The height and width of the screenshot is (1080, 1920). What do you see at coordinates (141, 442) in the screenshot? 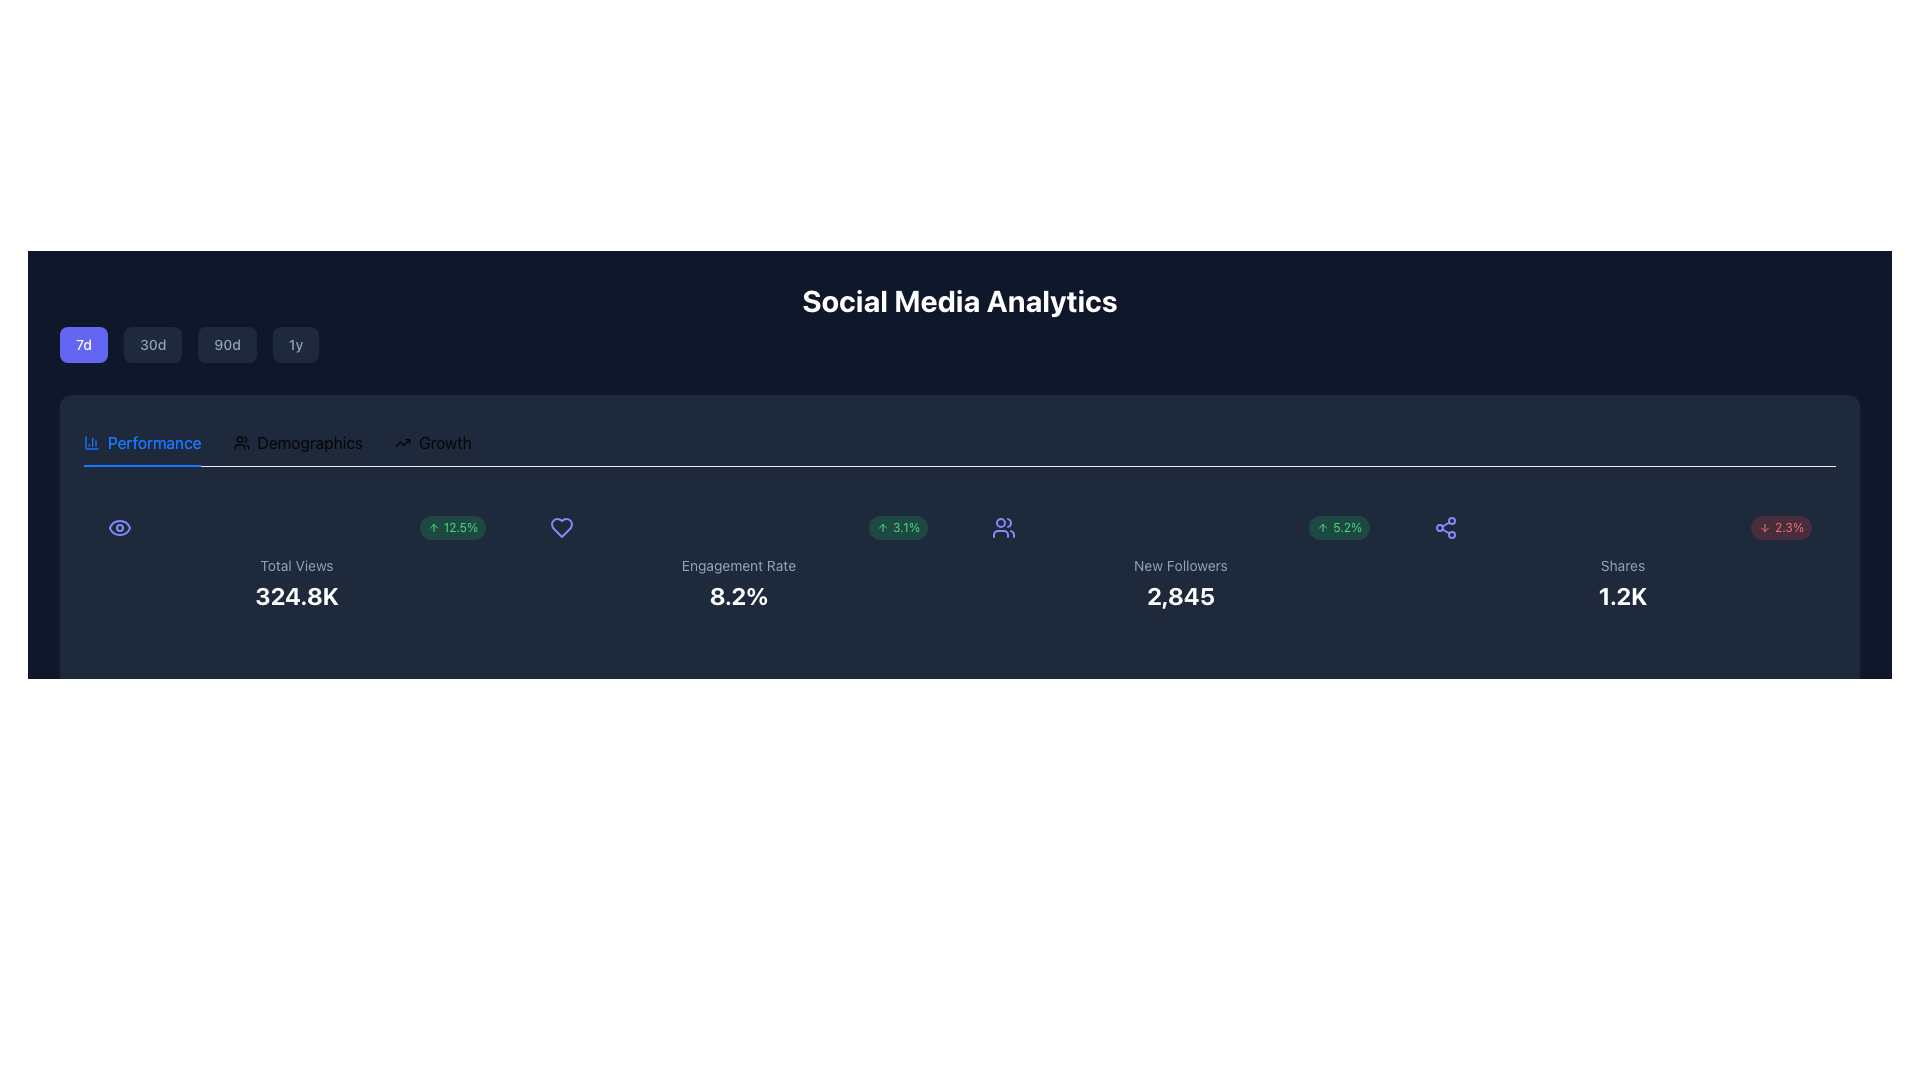
I see `the 'Performance' tab to switch the content view` at bounding box center [141, 442].